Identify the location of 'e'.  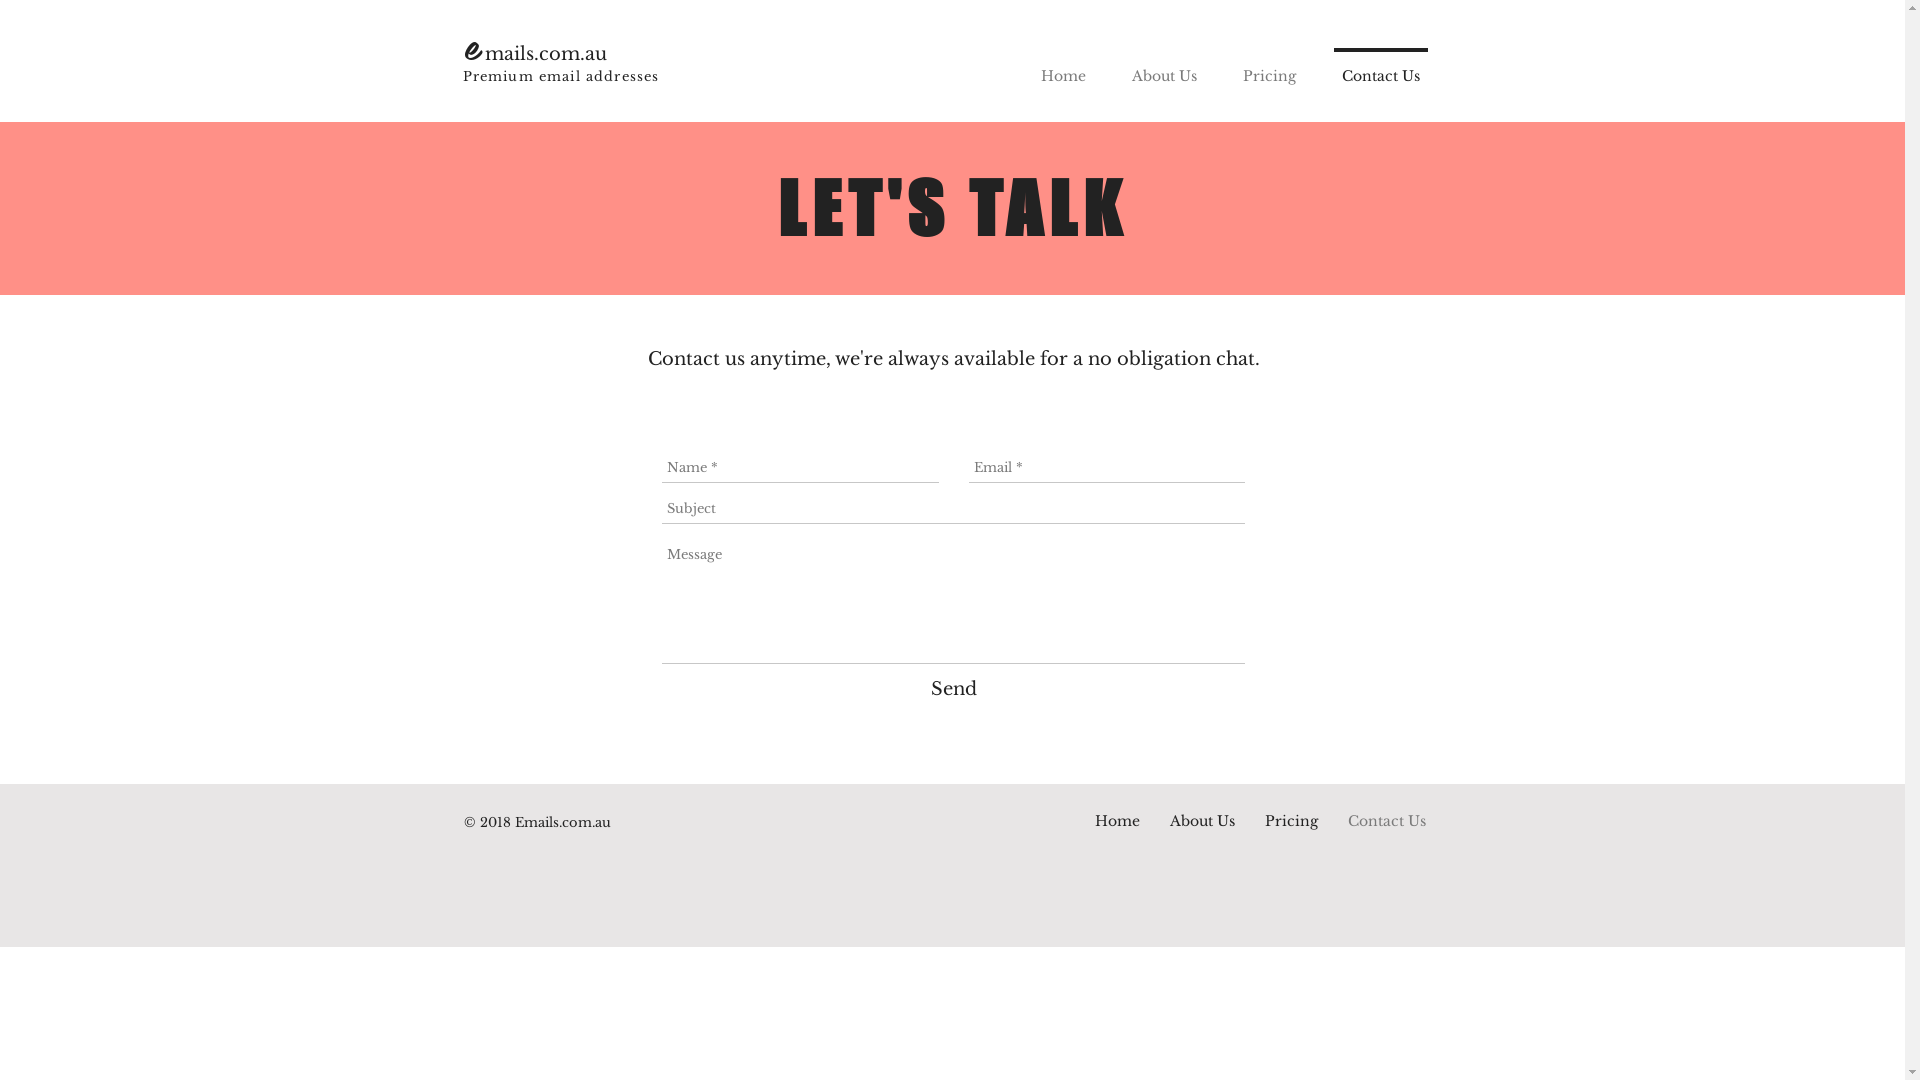
(473, 45).